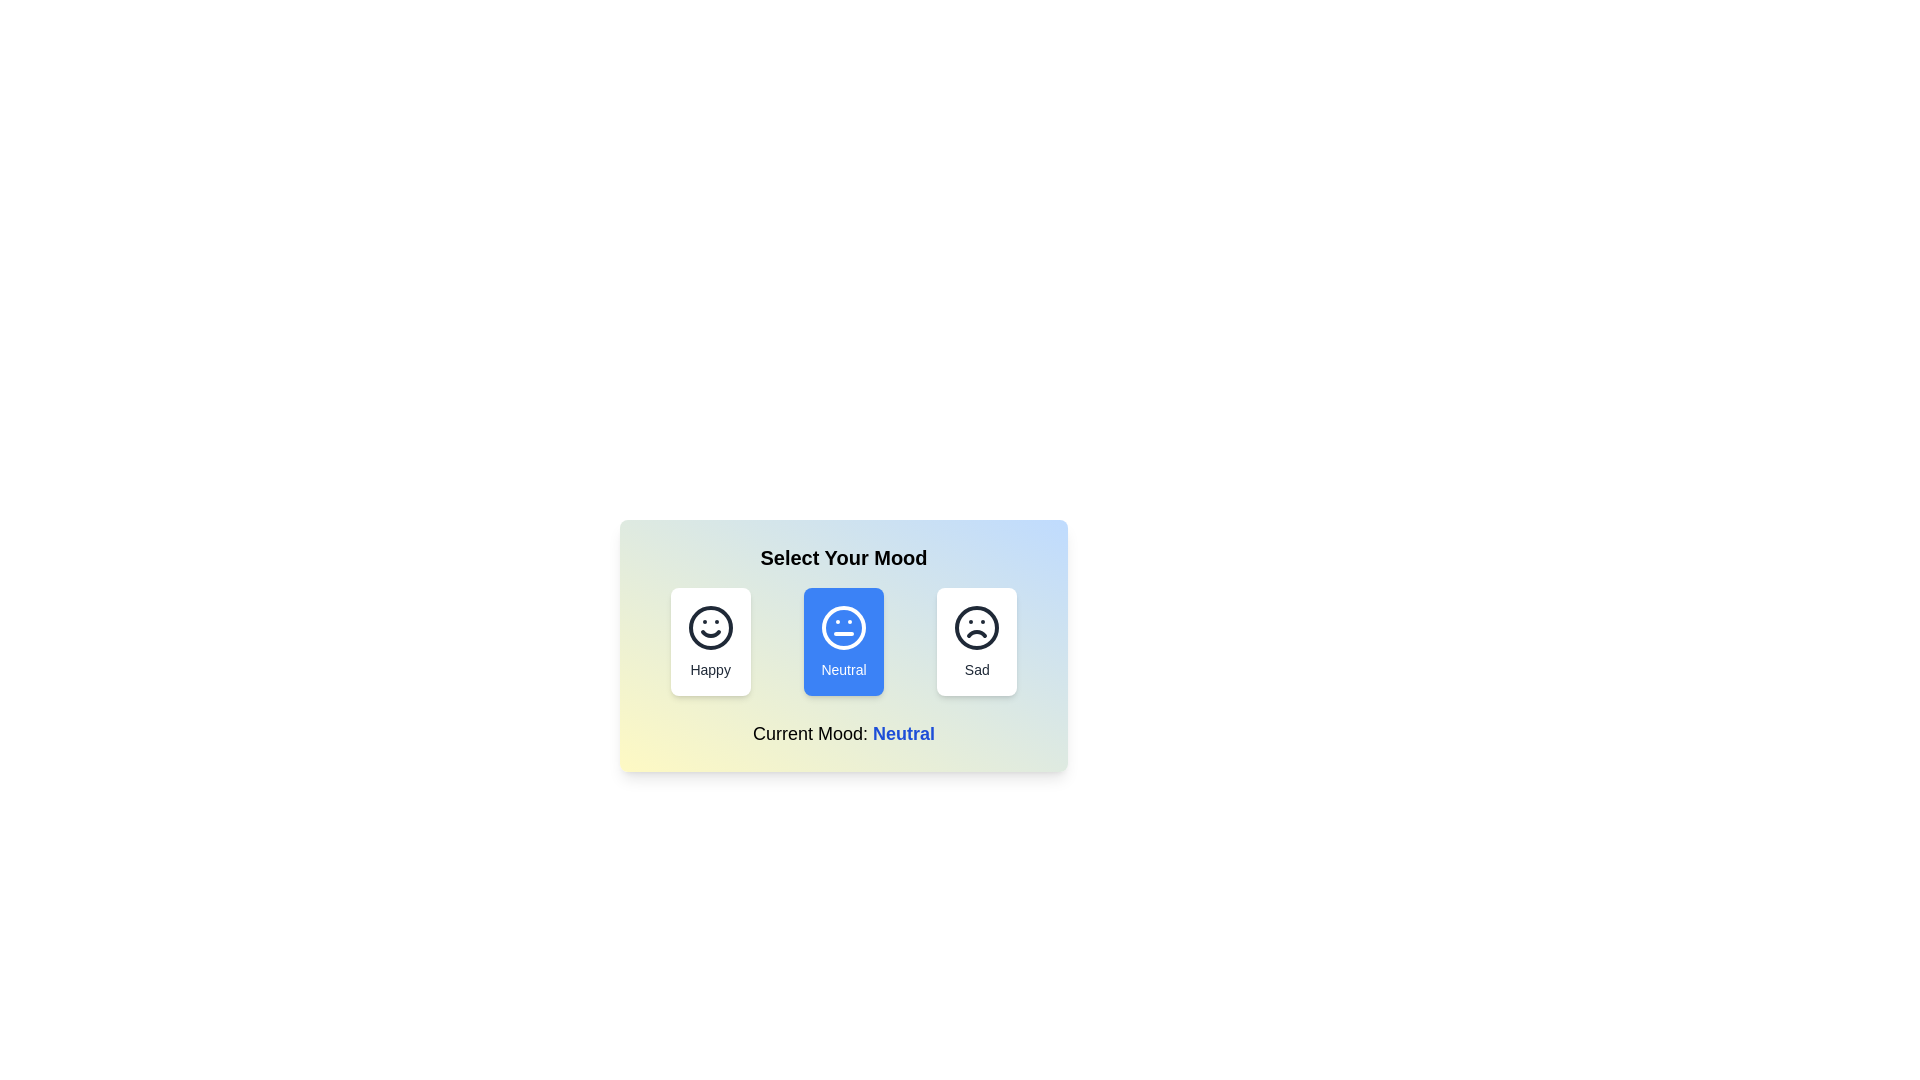  Describe the element at coordinates (844, 641) in the screenshot. I see `the mood button labeled Neutral` at that location.